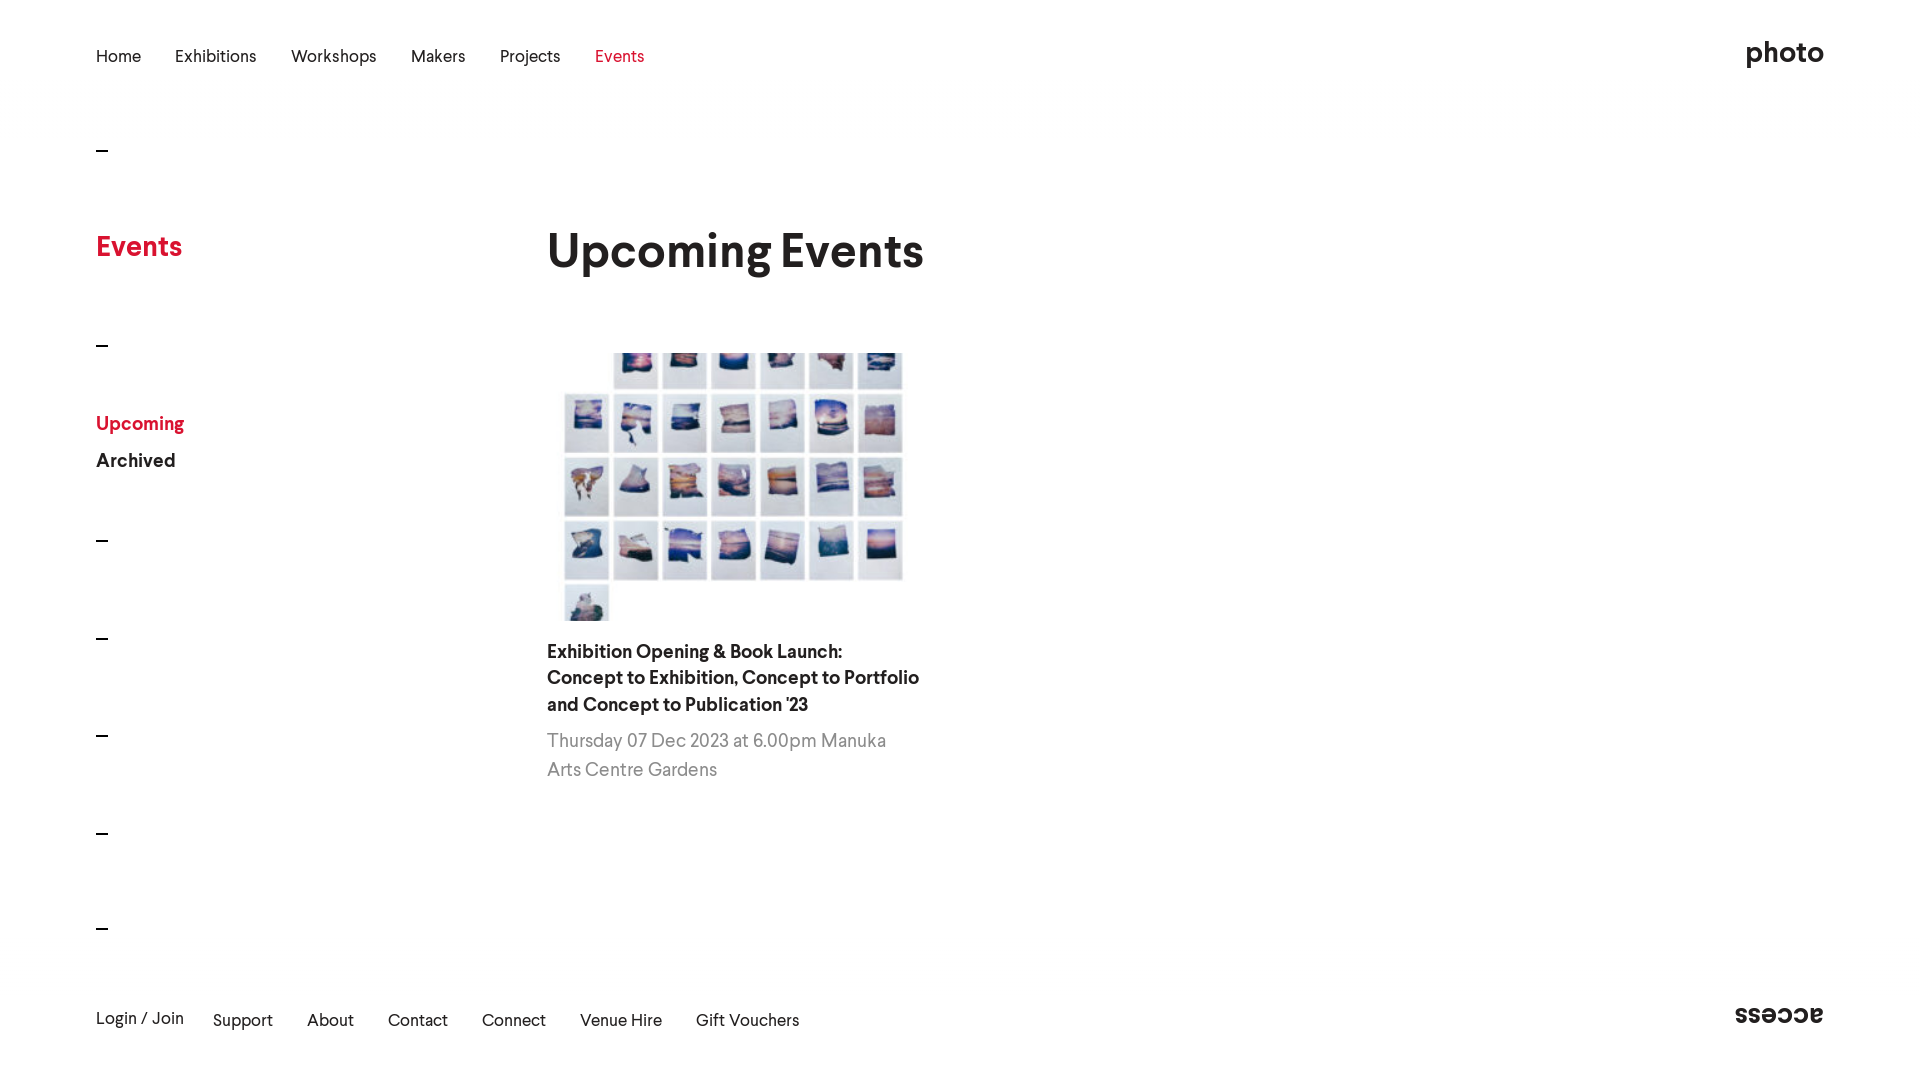  Describe the element at coordinates (513, 1021) in the screenshot. I see `'Connect'` at that location.